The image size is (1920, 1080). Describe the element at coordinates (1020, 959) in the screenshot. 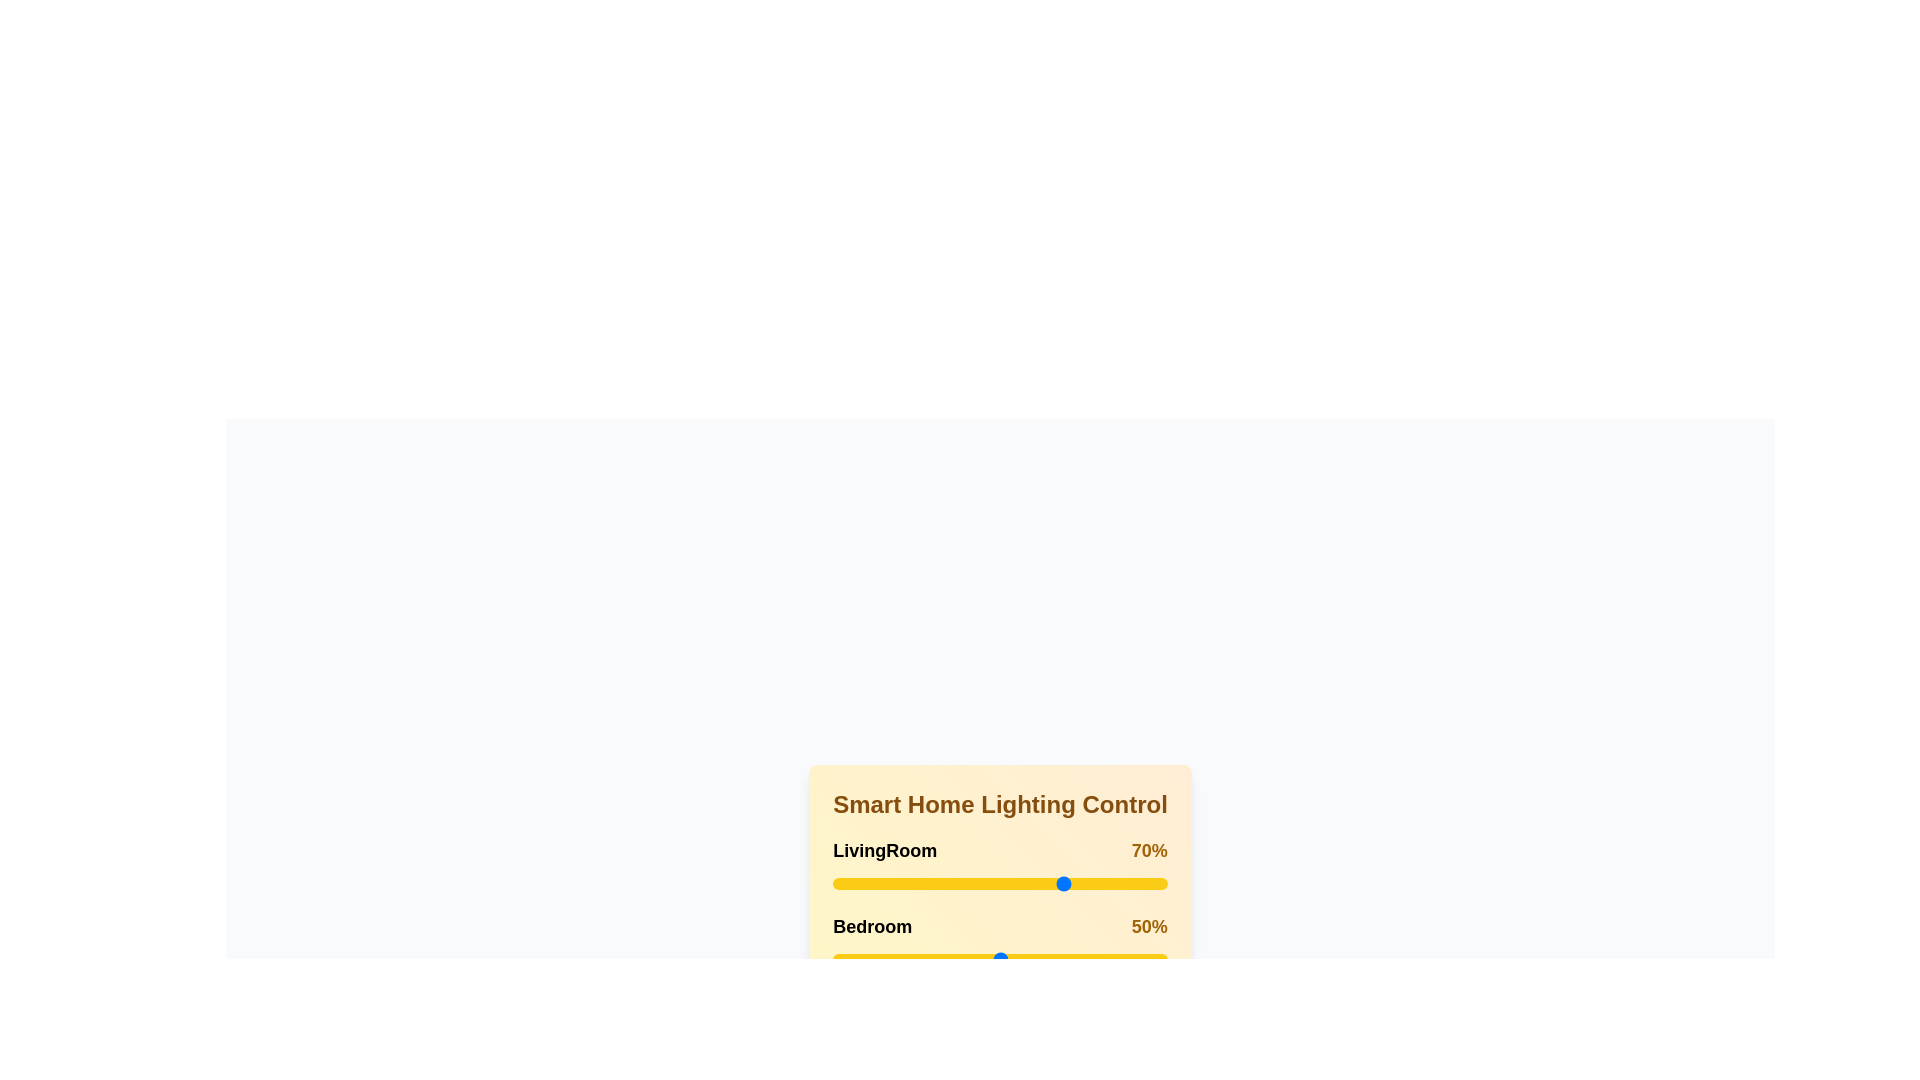

I see `bedroom light intensity` at that location.